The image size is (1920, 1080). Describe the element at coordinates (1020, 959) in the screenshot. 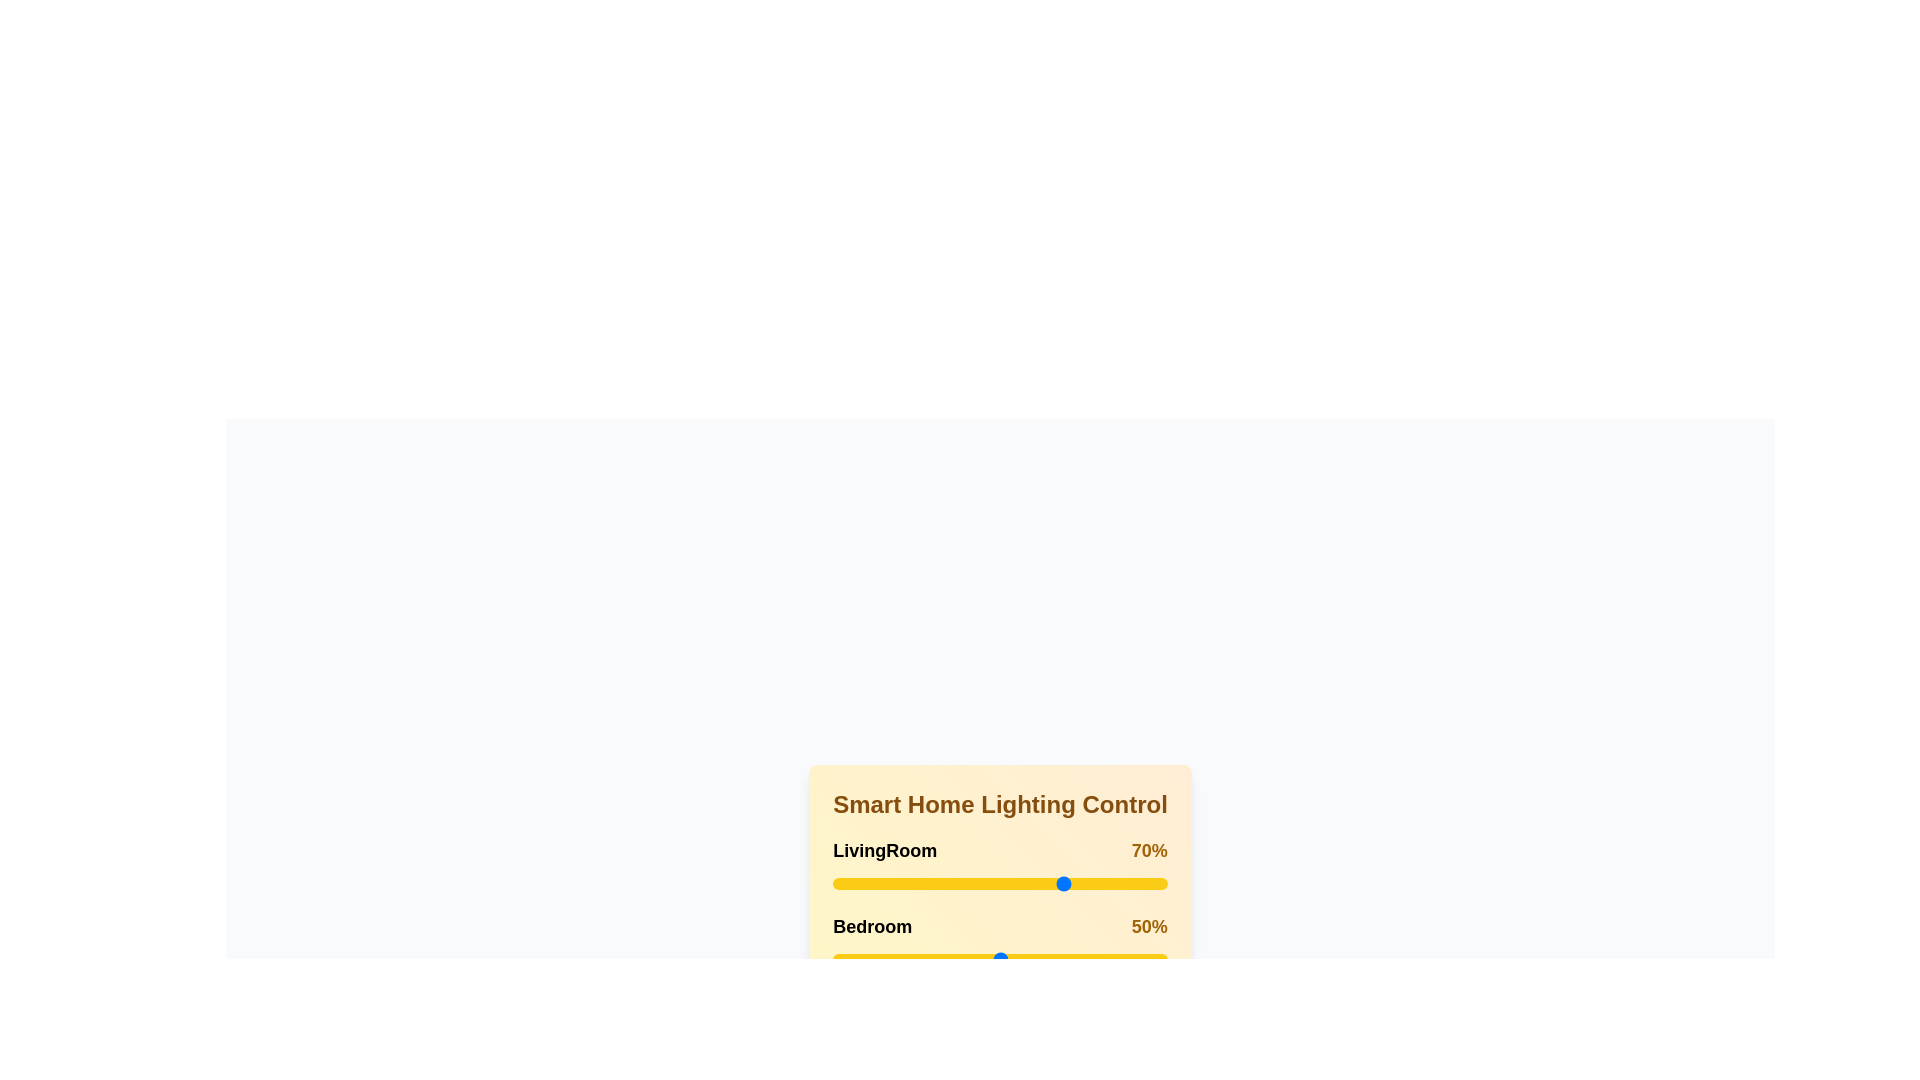

I see `bedroom light intensity` at that location.